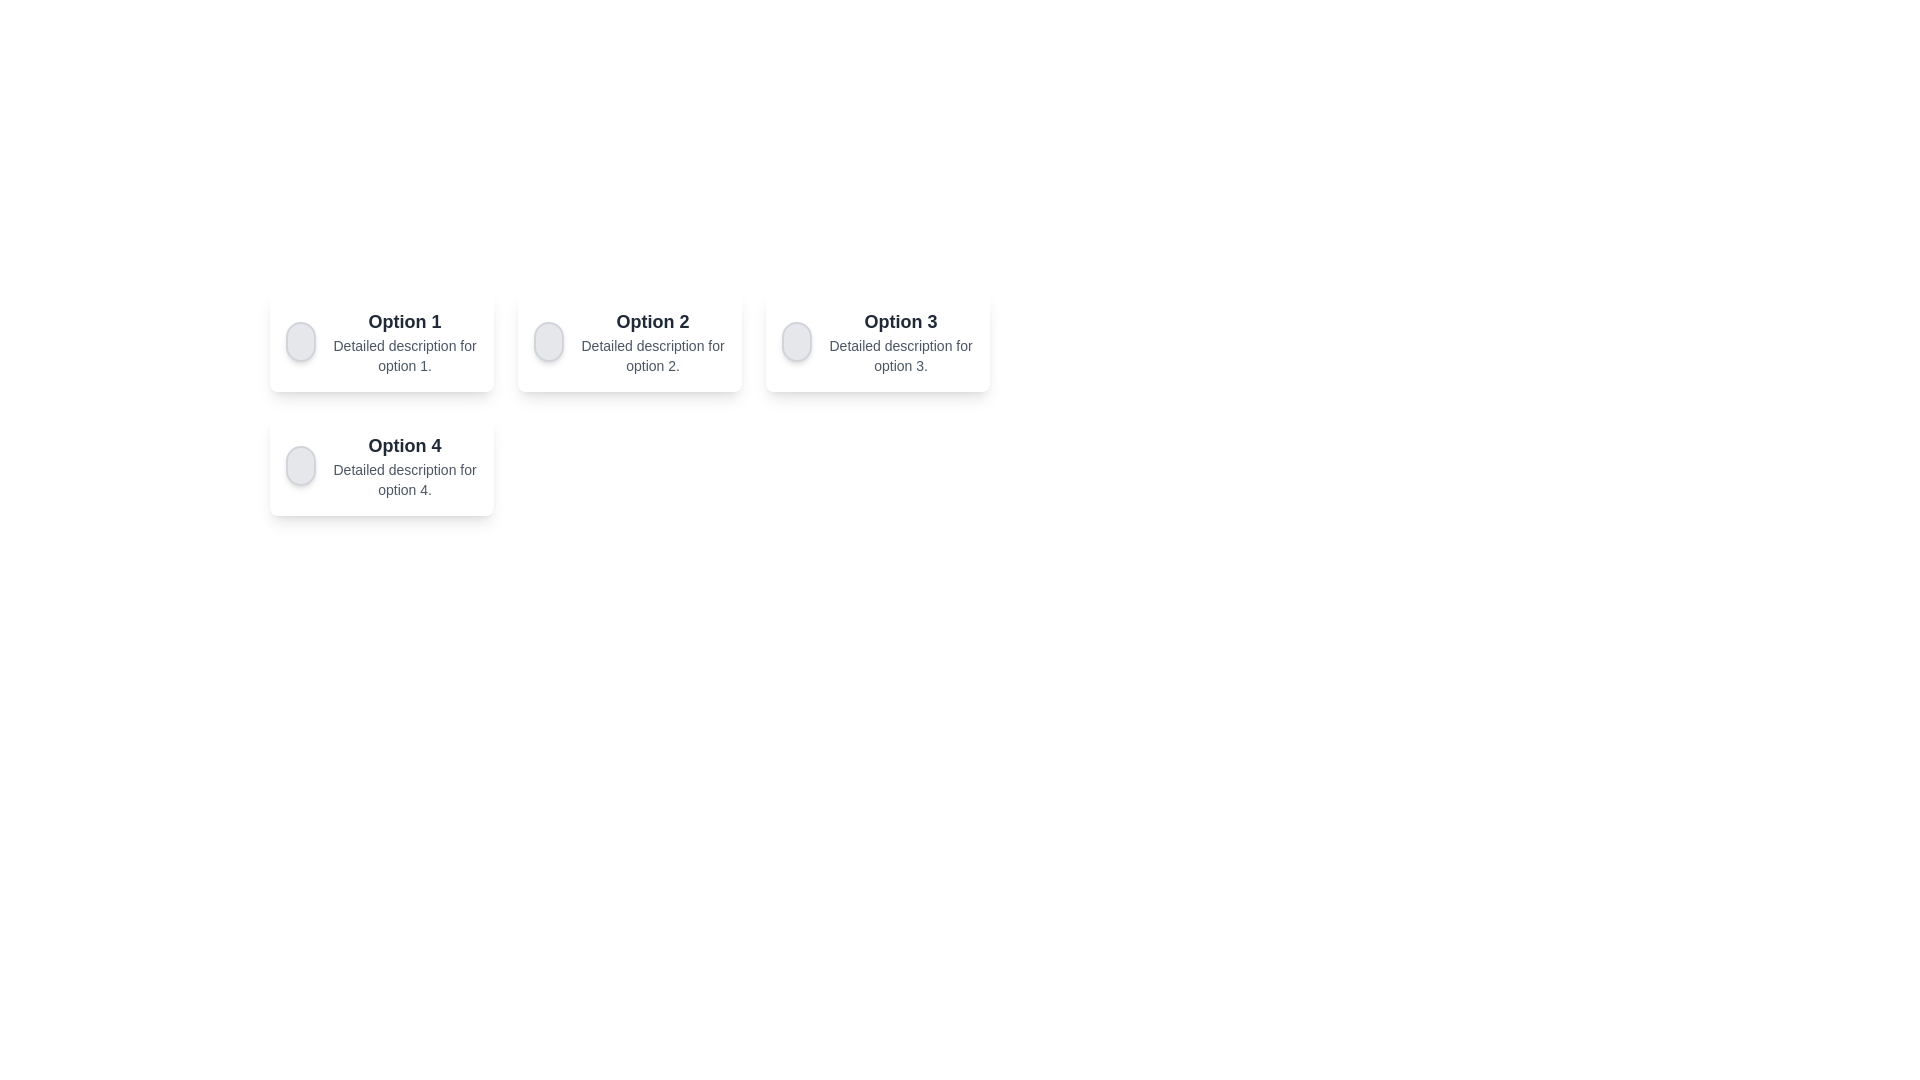  I want to click on the Header label element, which serves as the title of a selectable option in the second row of the grid layout, so click(404, 445).